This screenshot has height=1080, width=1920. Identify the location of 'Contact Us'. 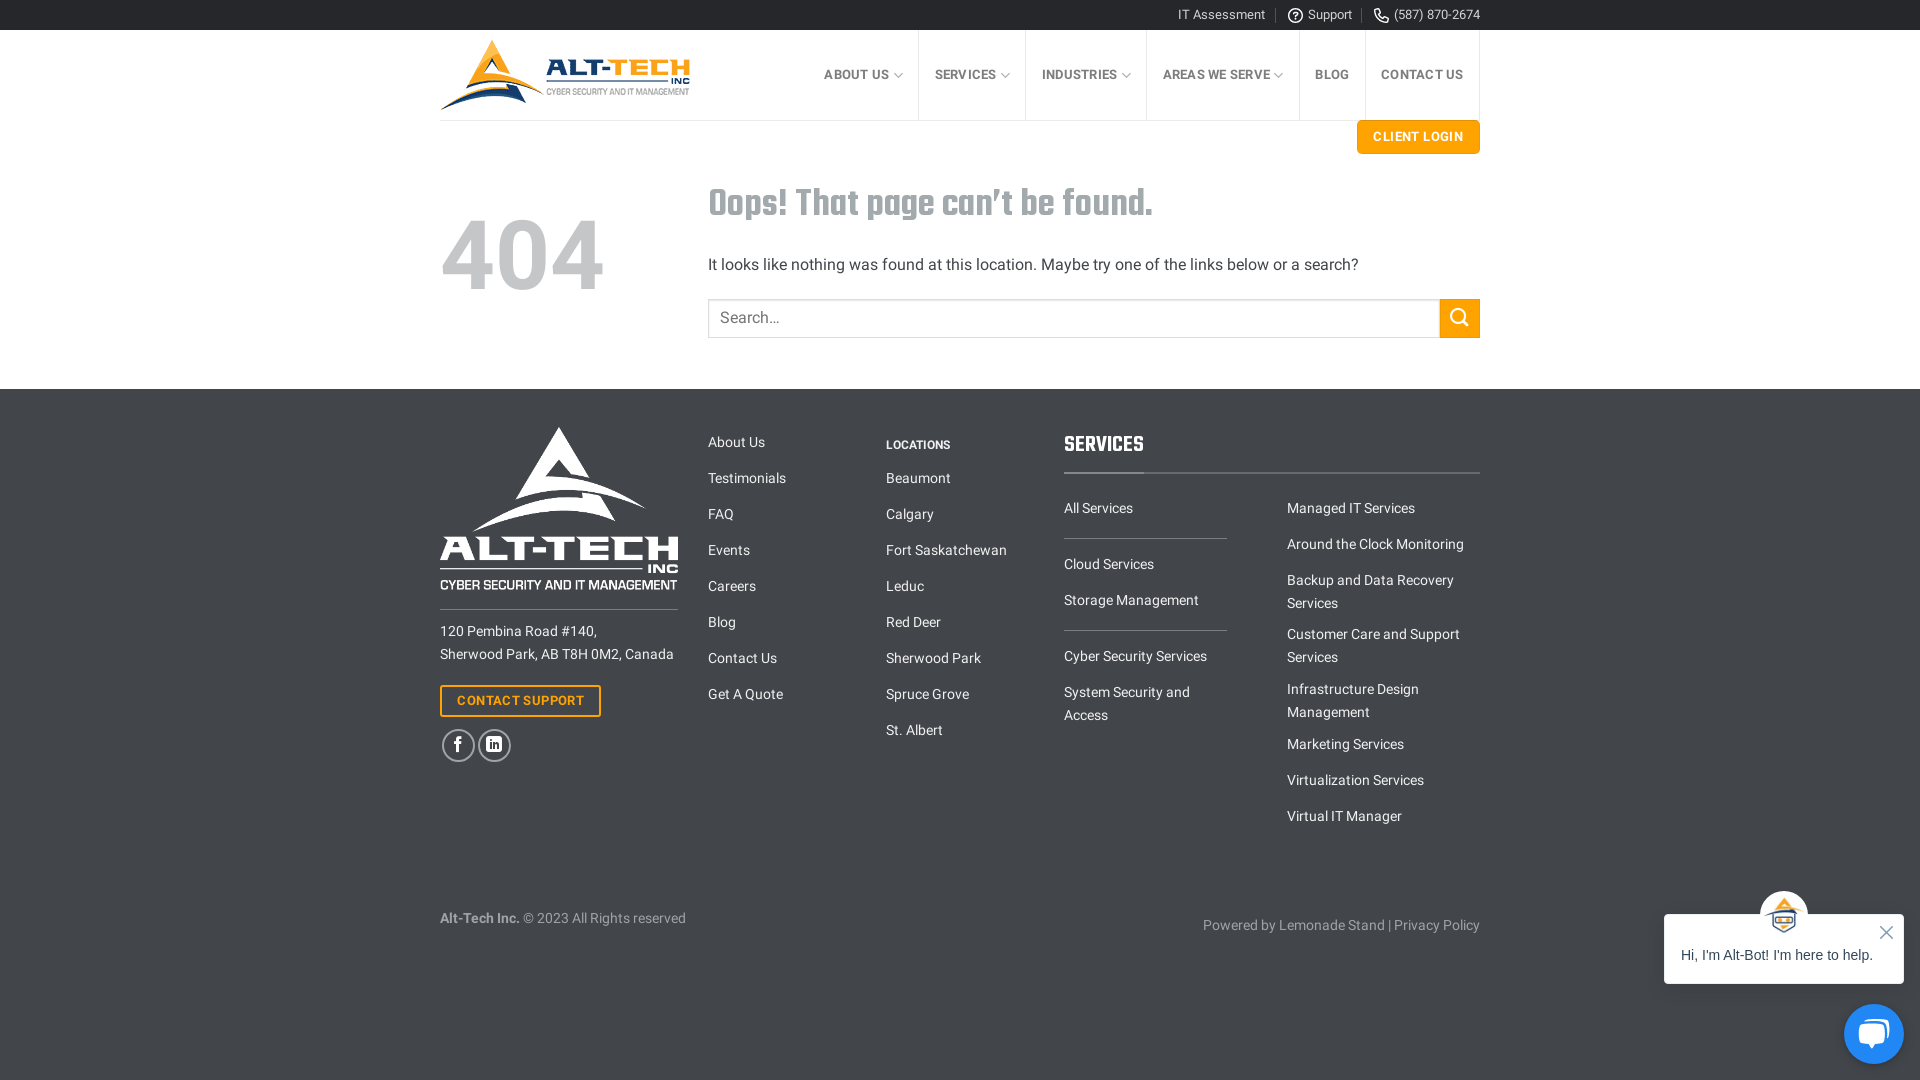
(781, 660).